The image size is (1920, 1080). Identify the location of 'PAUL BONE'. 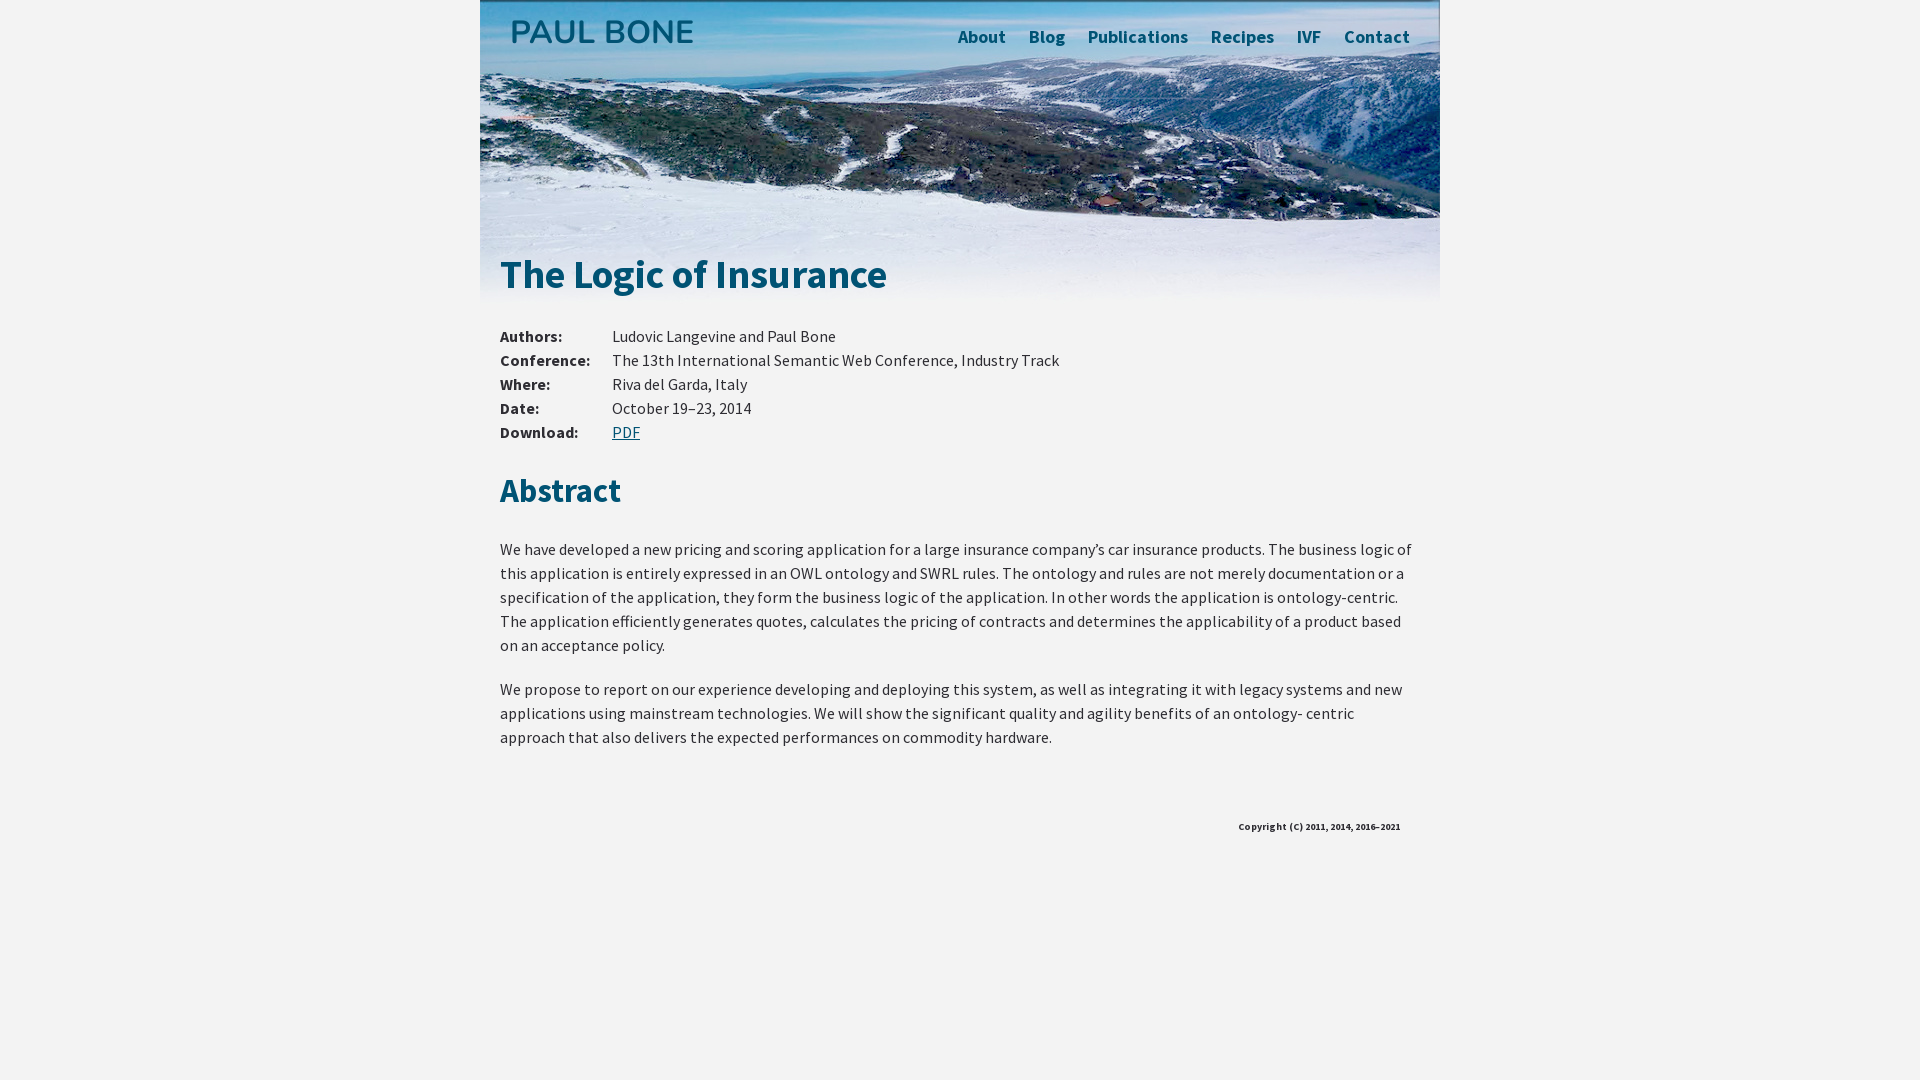
(600, 32).